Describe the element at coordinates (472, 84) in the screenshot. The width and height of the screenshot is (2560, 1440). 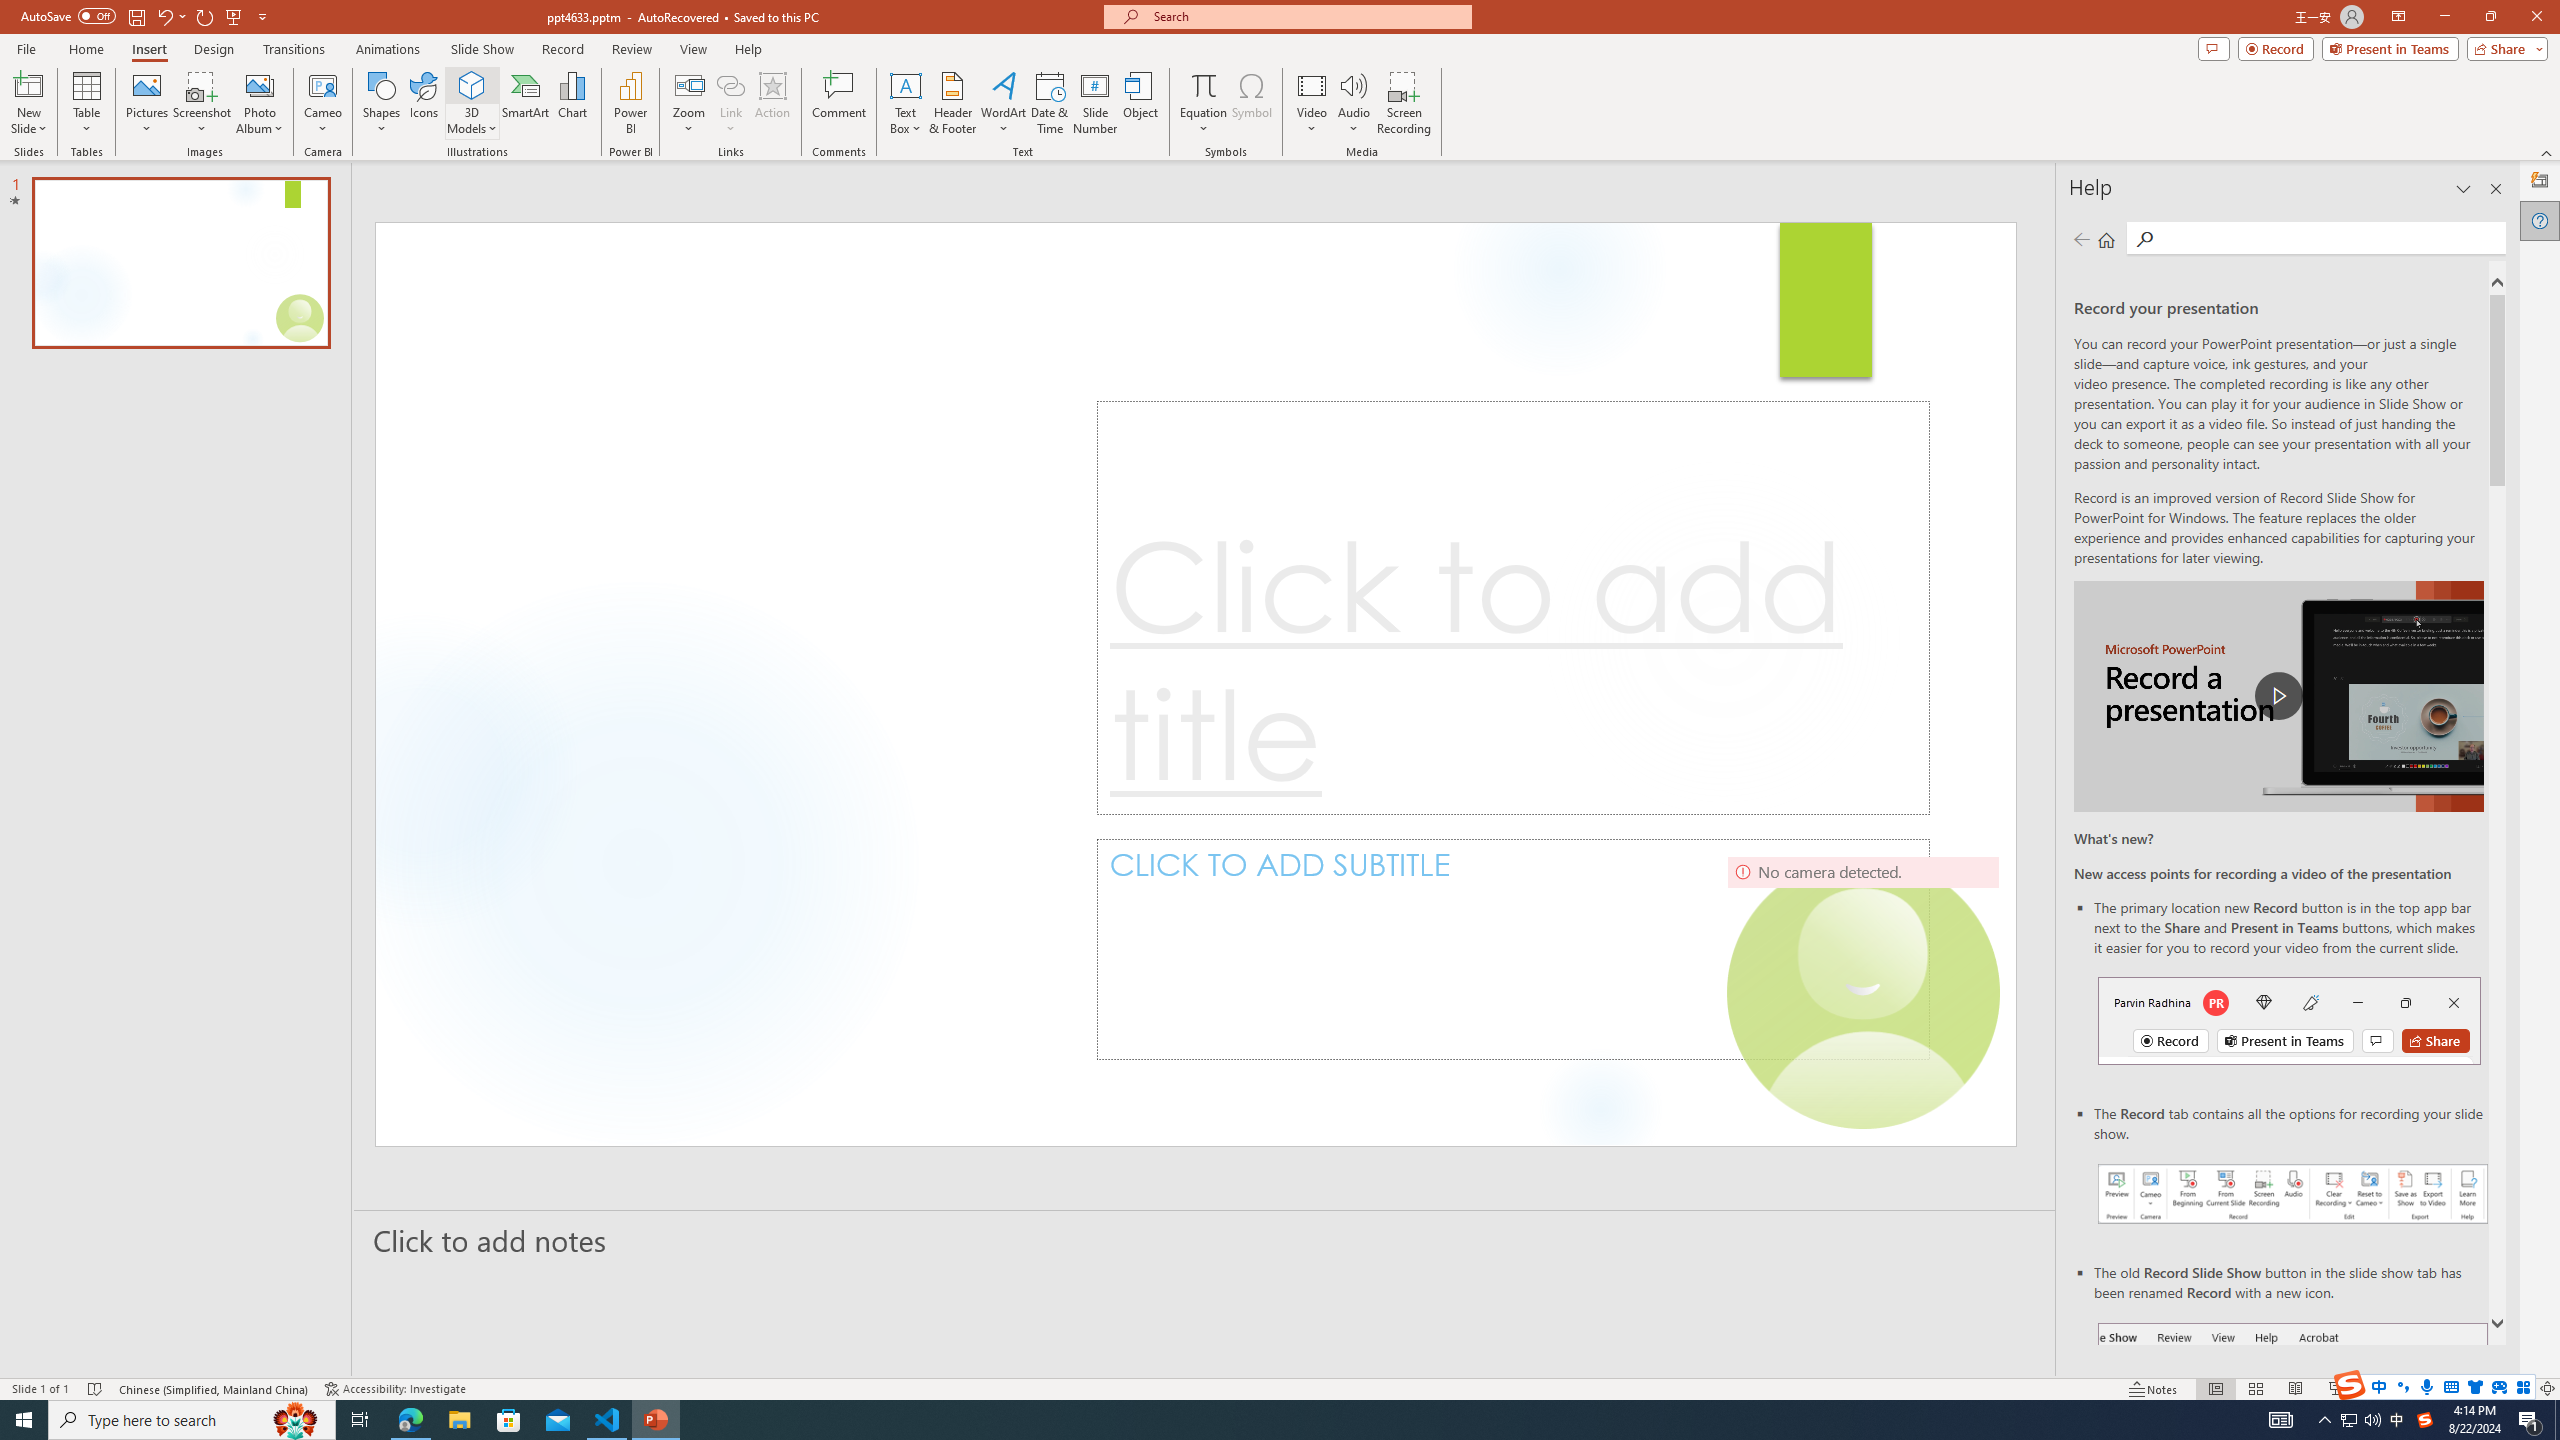
I see `'3D Models'` at that location.